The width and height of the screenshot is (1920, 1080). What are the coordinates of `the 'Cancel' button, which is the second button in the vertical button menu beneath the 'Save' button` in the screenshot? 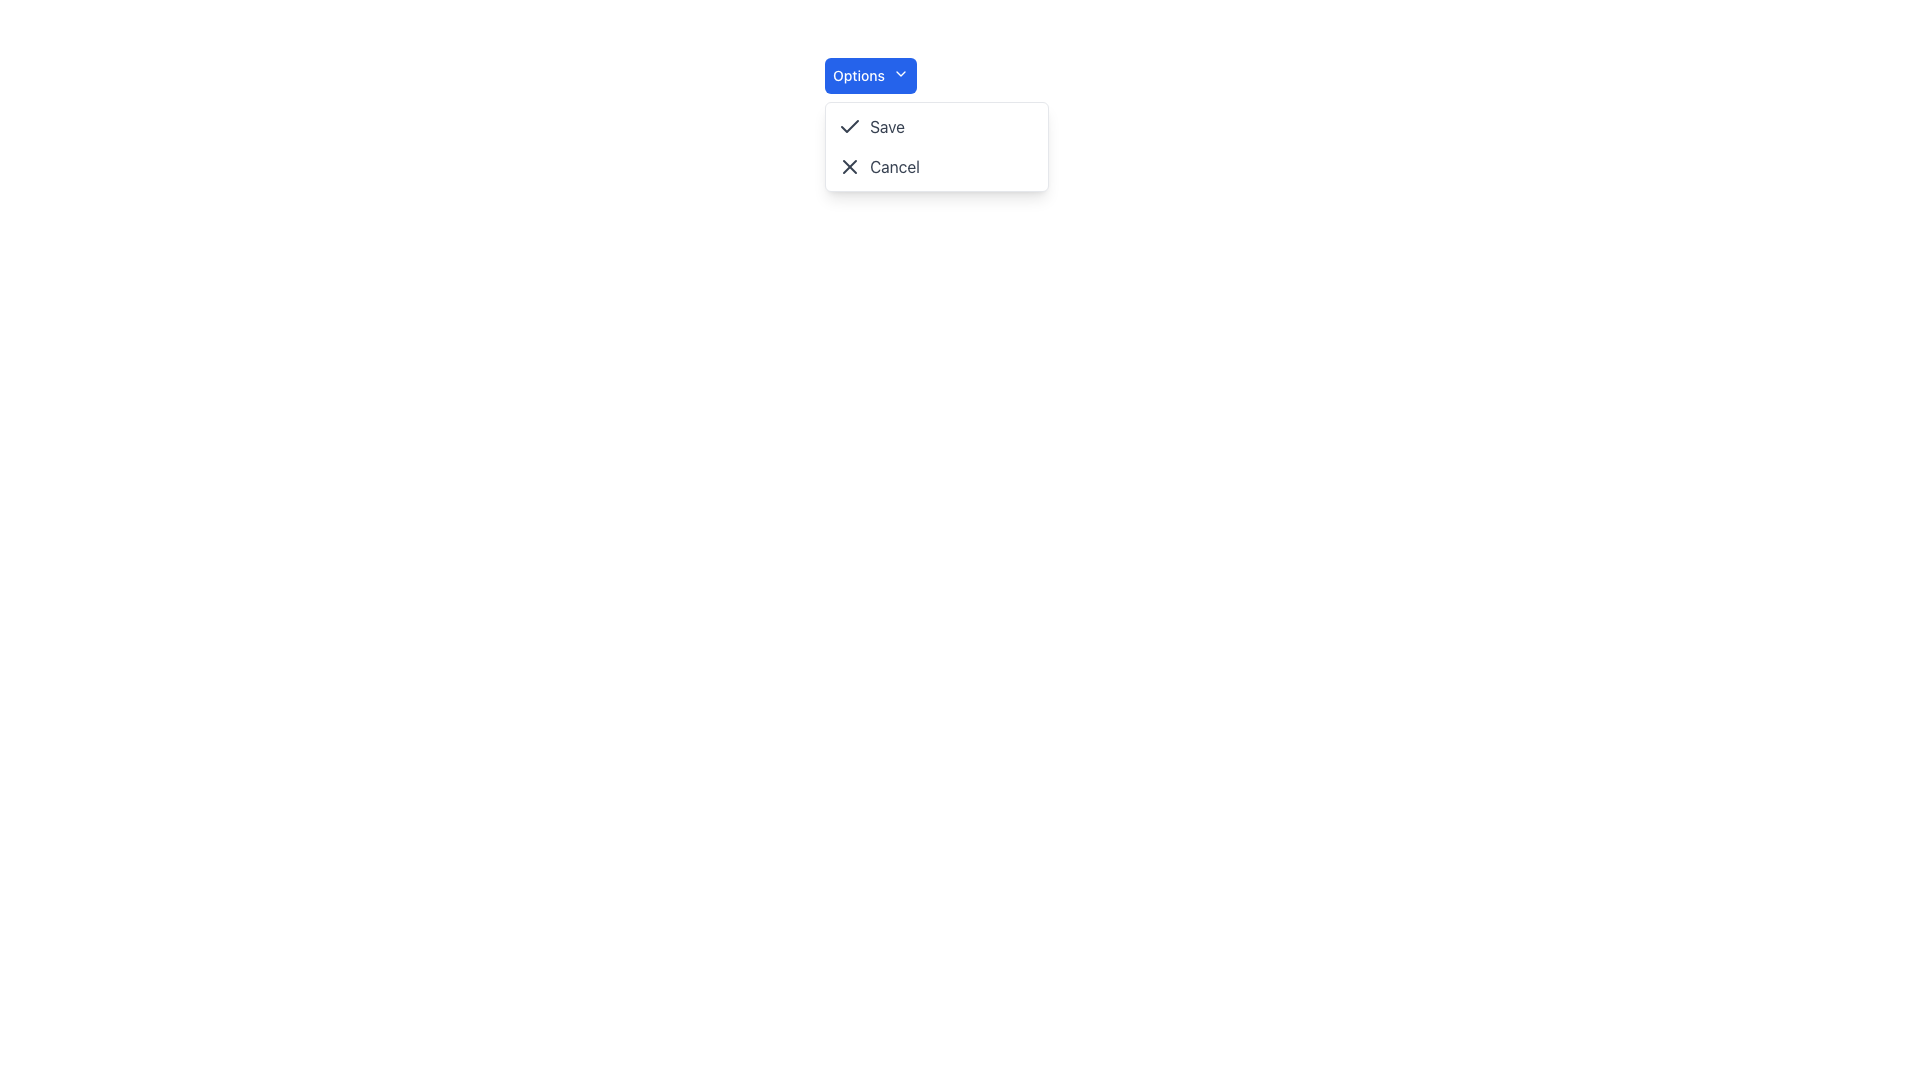 It's located at (935, 165).